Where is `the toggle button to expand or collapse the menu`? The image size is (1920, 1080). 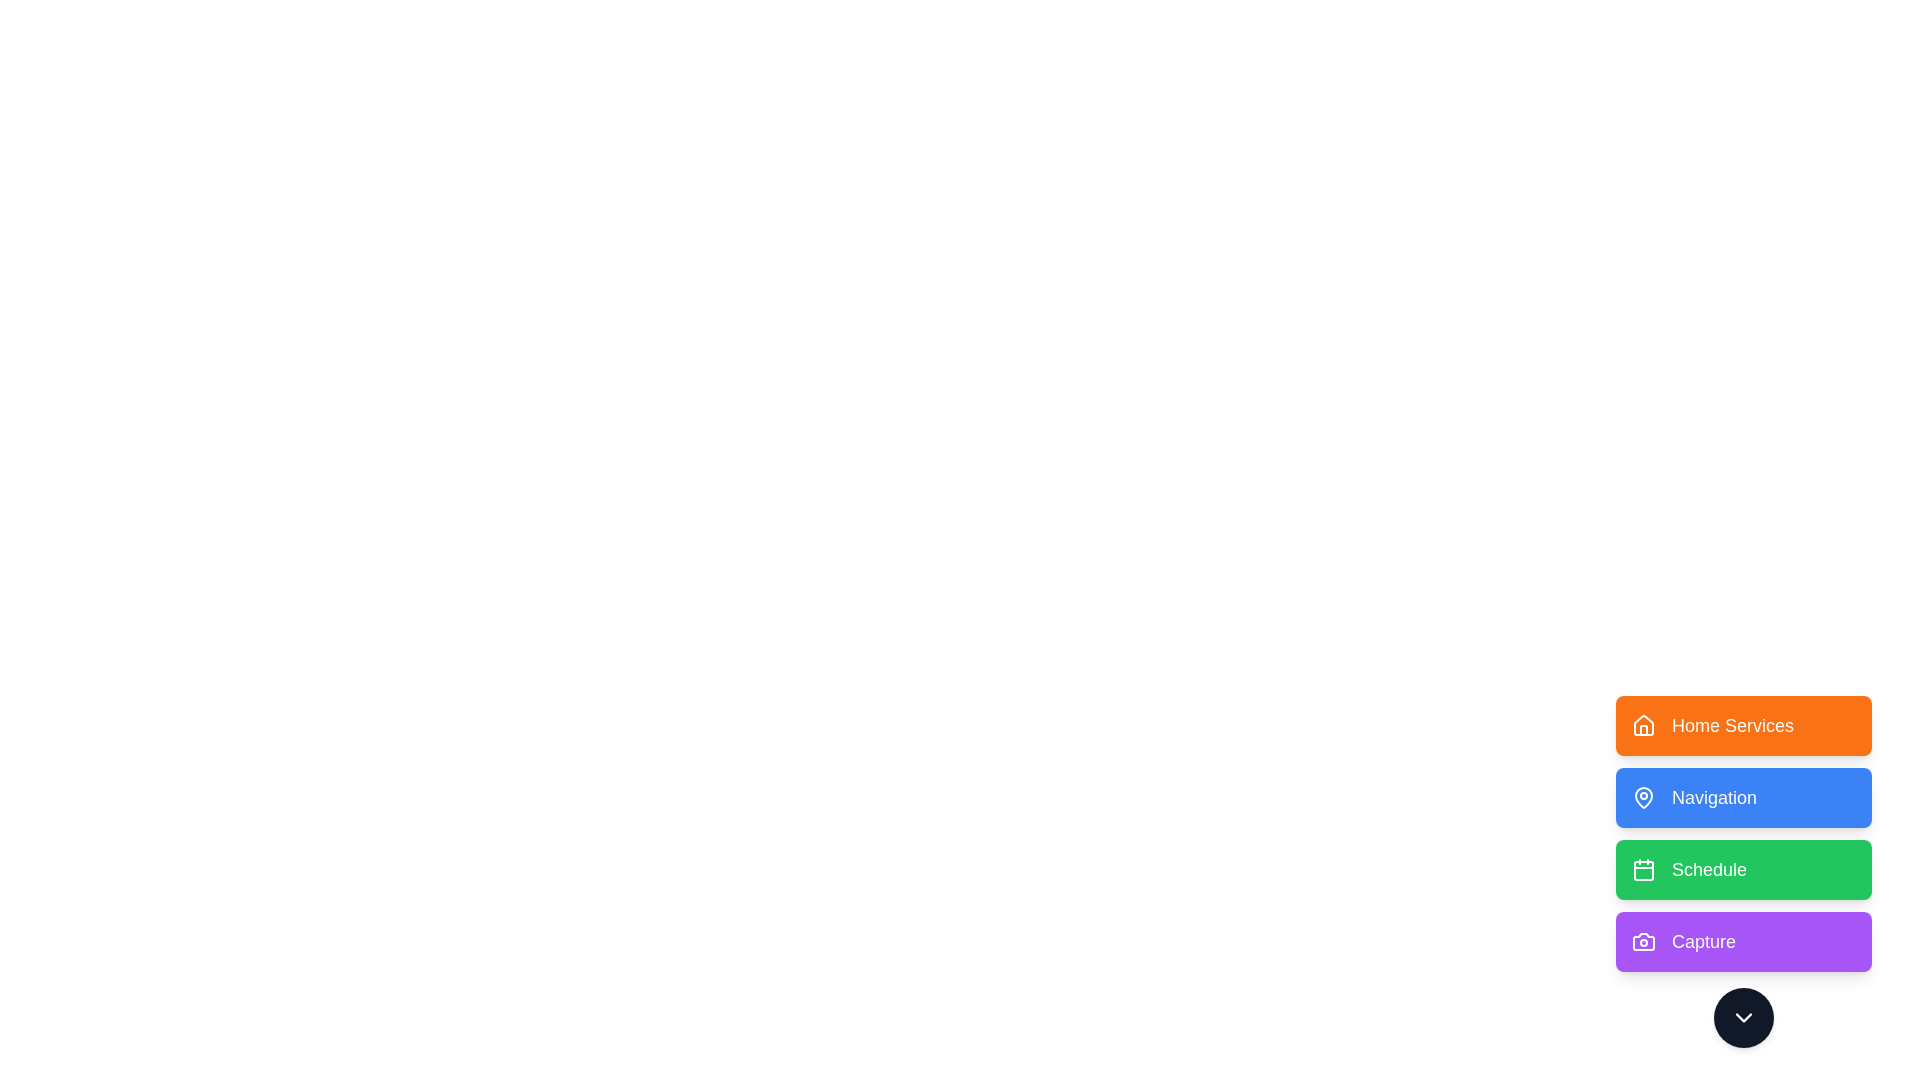
the toggle button to expand or collapse the menu is located at coordinates (1742, 1018).